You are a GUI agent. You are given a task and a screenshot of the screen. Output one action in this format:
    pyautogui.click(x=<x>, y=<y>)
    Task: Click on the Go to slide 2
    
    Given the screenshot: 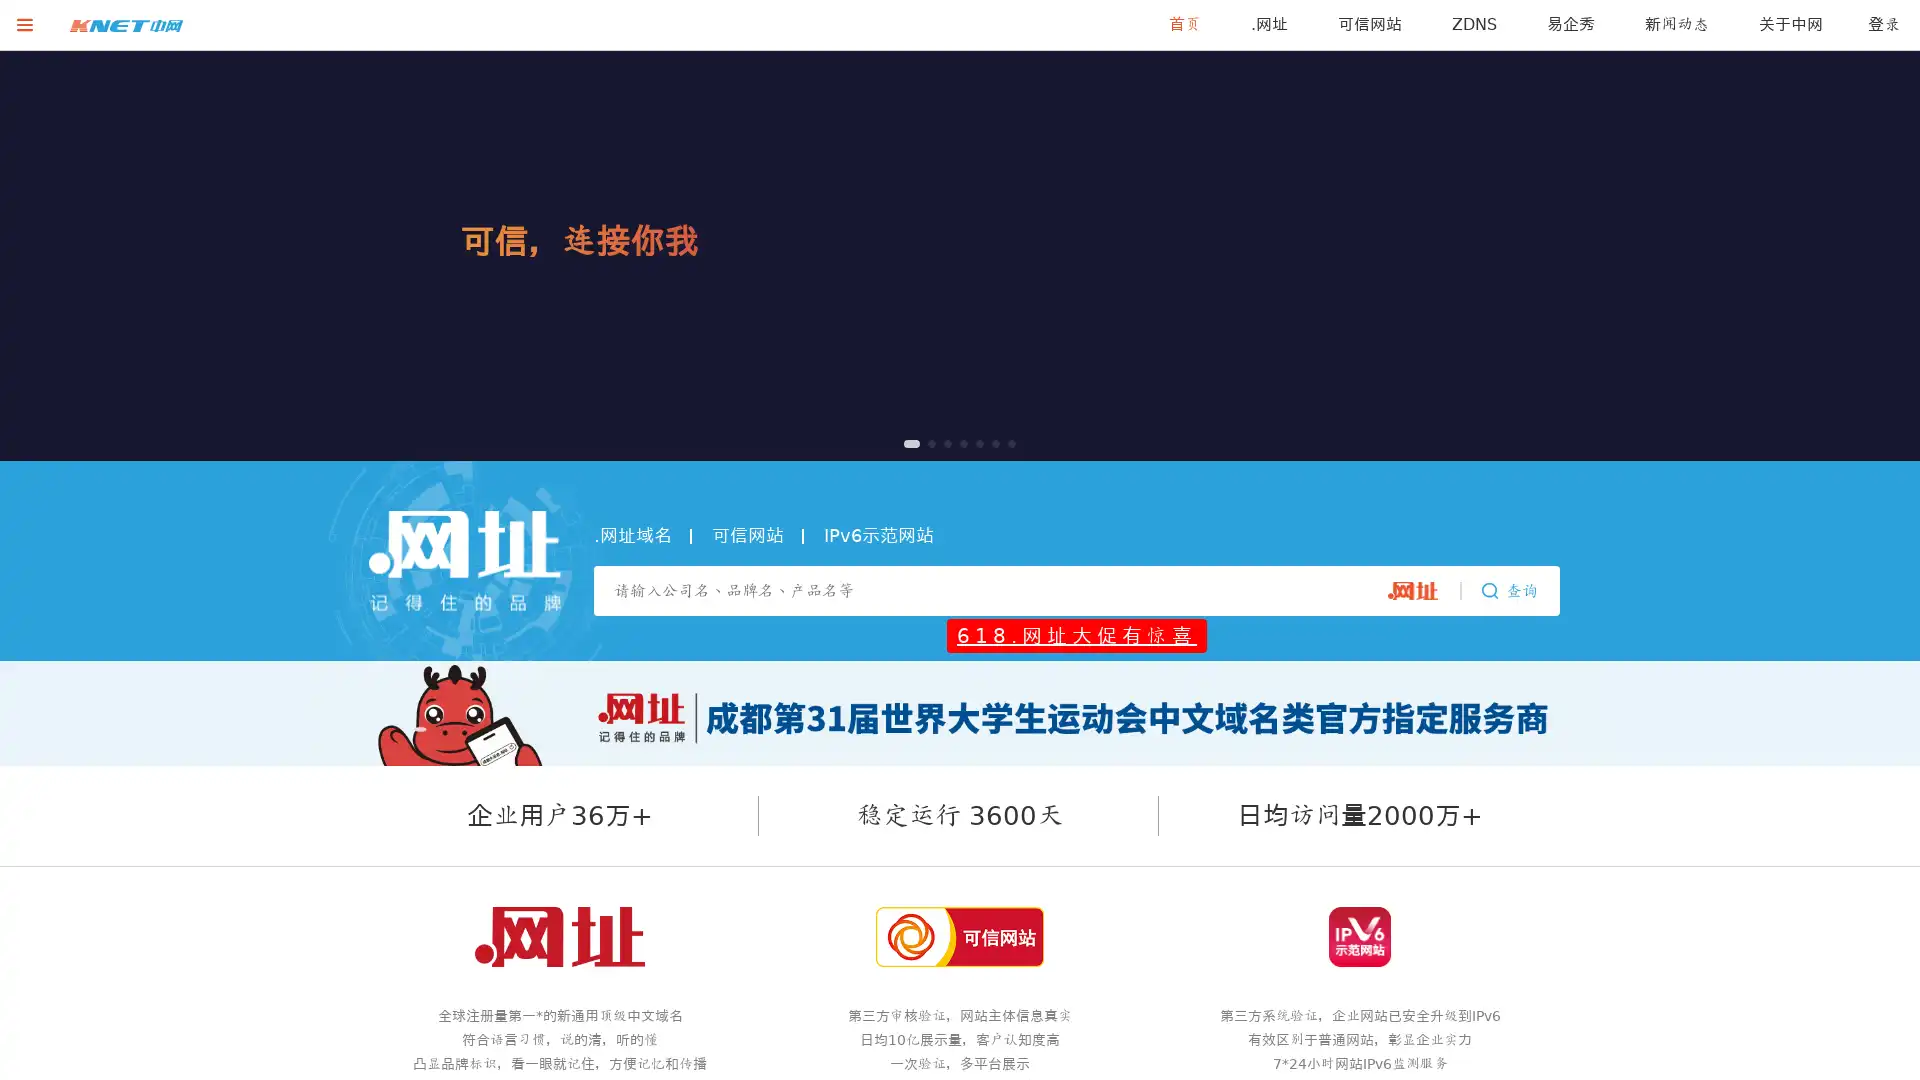 What is the action you would take?
    pyautogui.click(x=923, y=442)
    